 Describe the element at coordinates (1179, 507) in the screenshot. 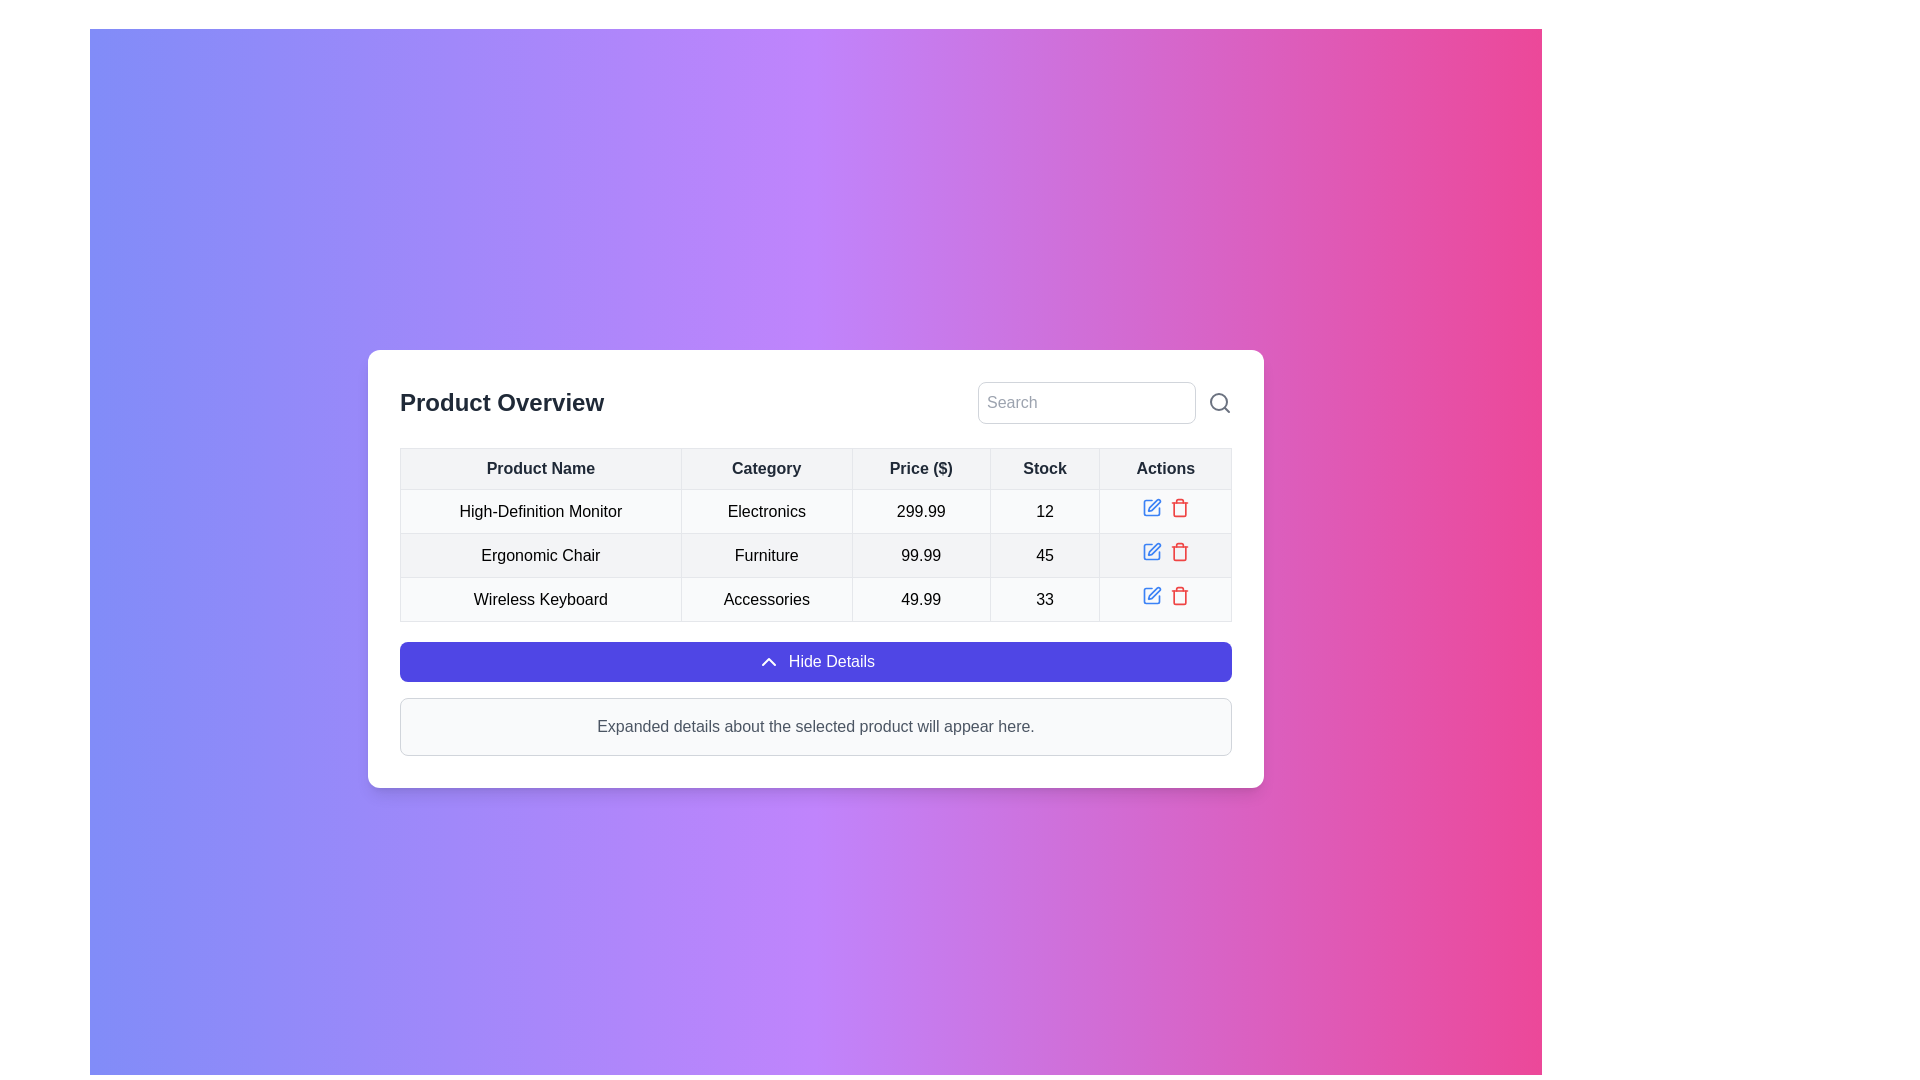

I see `the trash bin icon in the 'Actions' column of the second row to initiate a delete action` at that location.